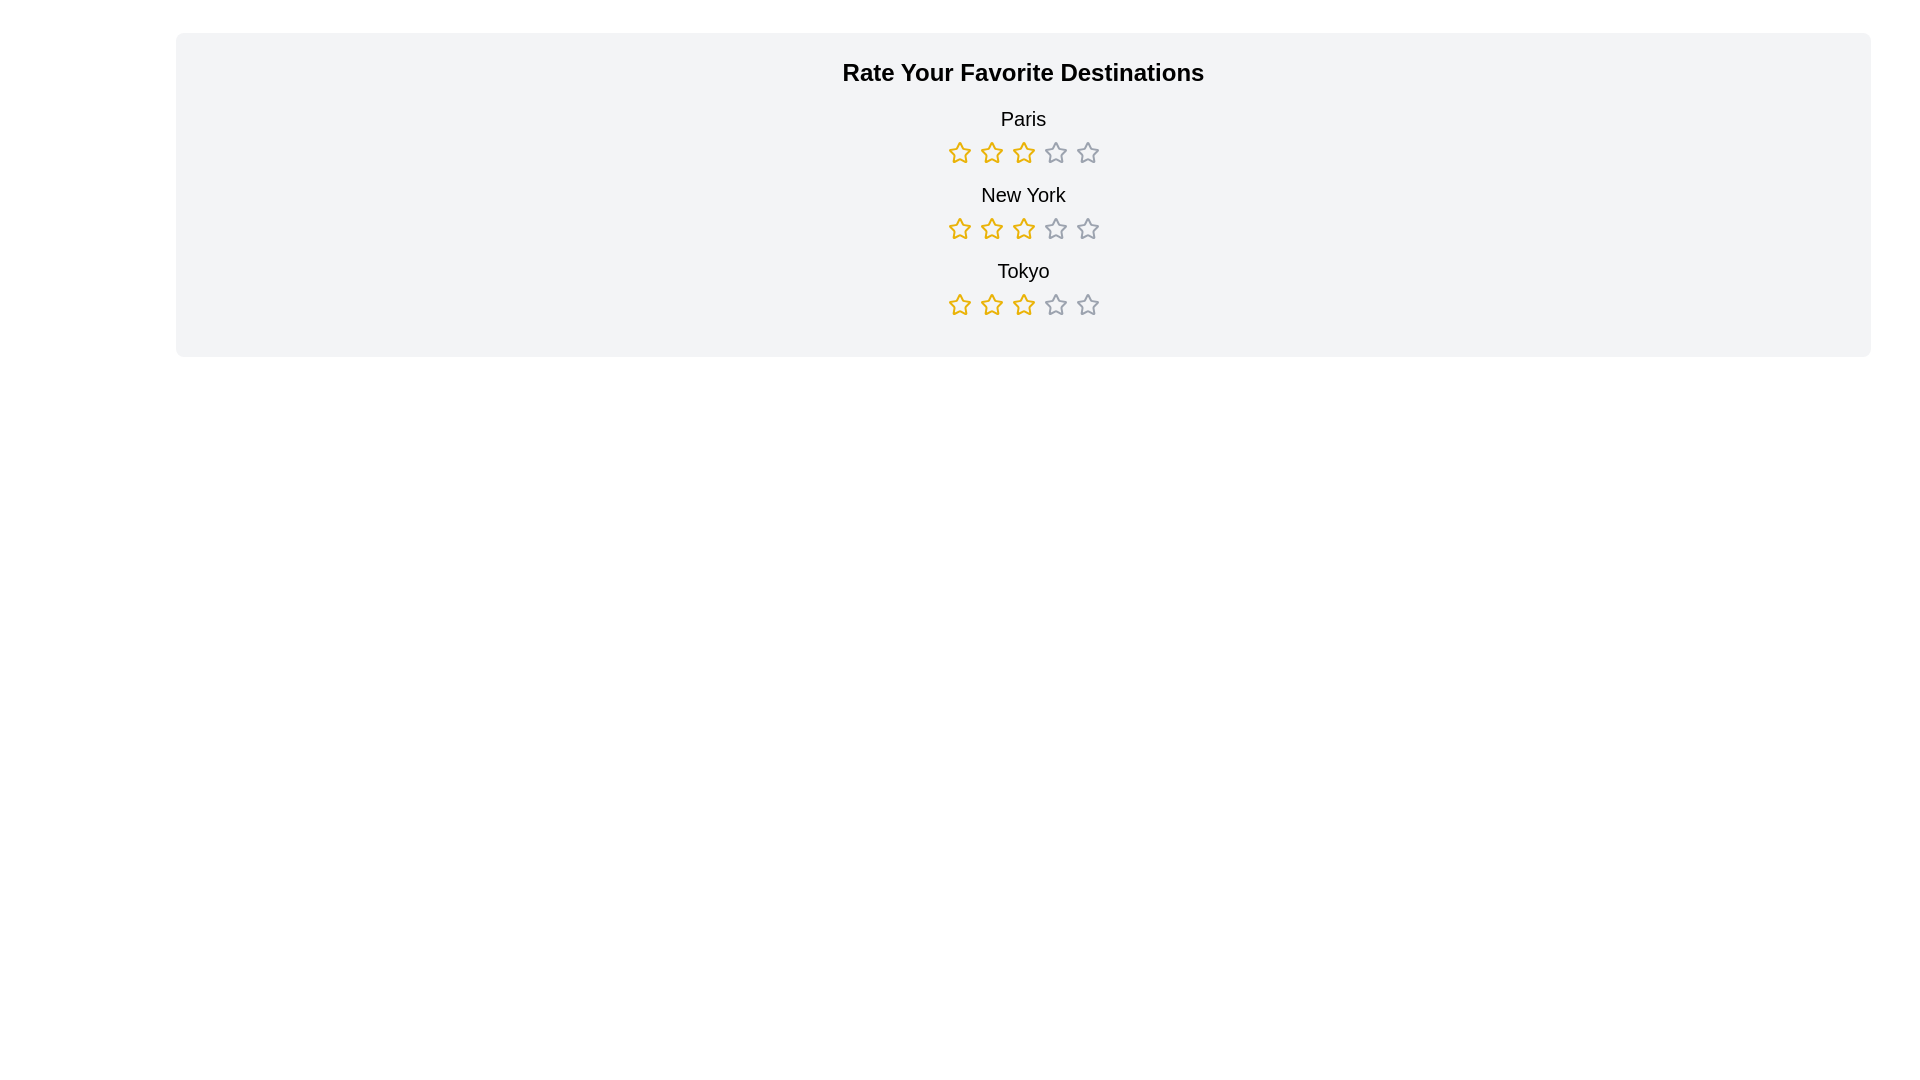  I want to click on the third star icon in the row associated with the 'Paris' rating, so click(1054, 151).